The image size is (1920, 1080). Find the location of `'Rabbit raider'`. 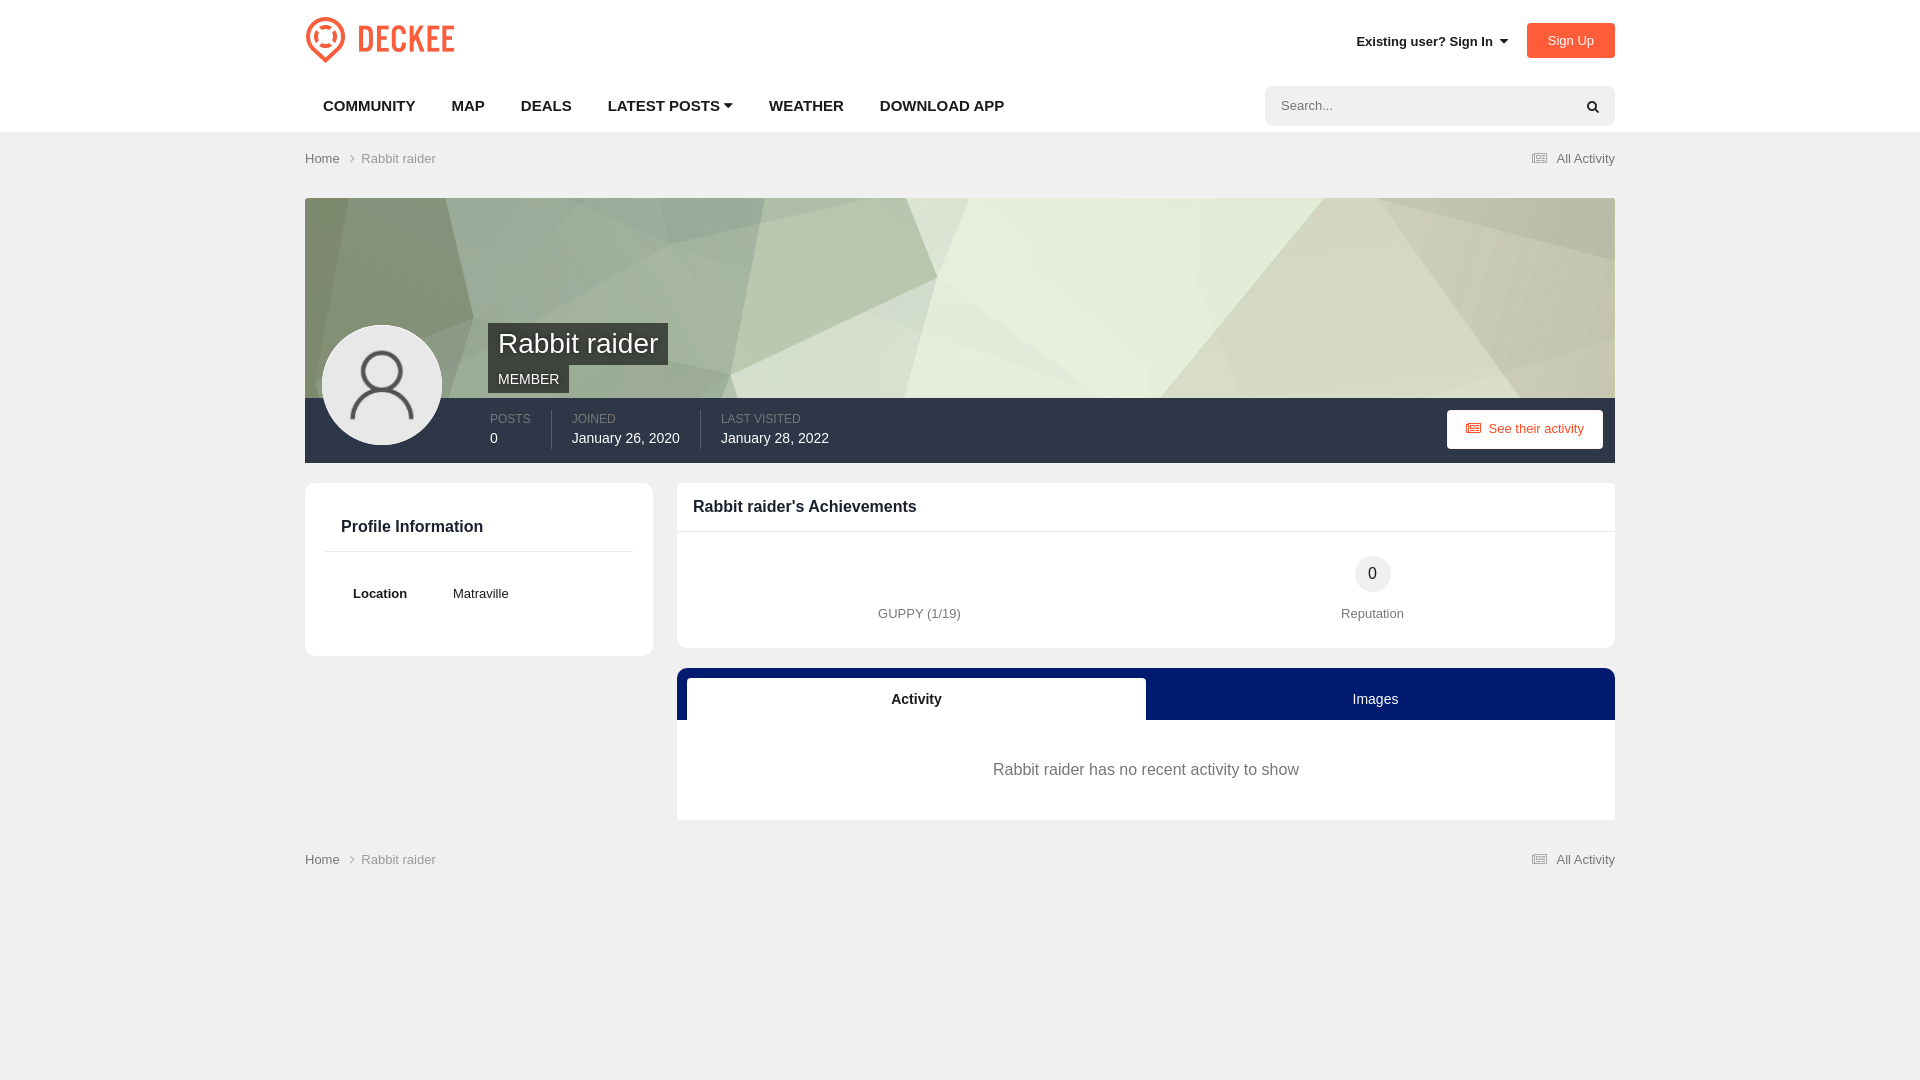

'Rabbit raider' is located at coordinates (398, 858).